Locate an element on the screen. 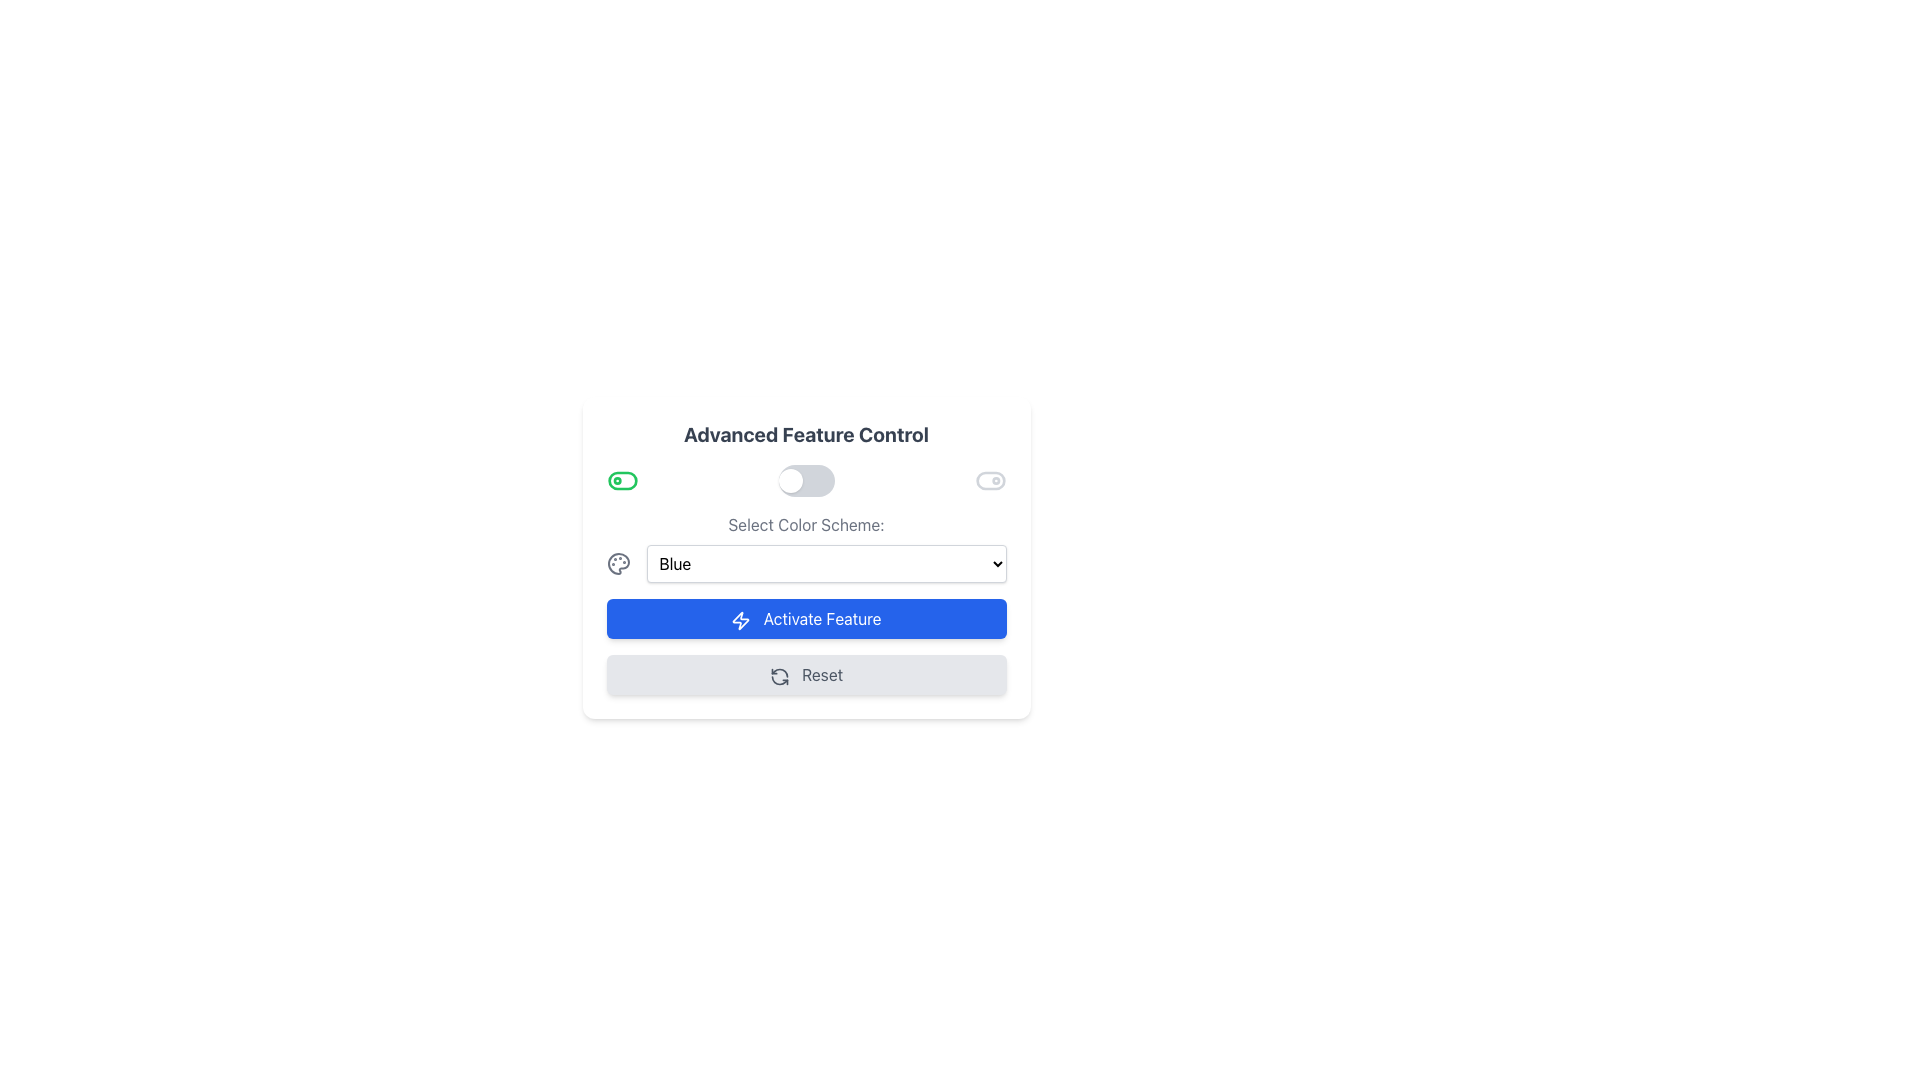 The height and width of the screenshot is (1080, 1920). the background shape of the toggle switch located at the top-right of the control box to indicate its state is located at coordinates (990, 481).